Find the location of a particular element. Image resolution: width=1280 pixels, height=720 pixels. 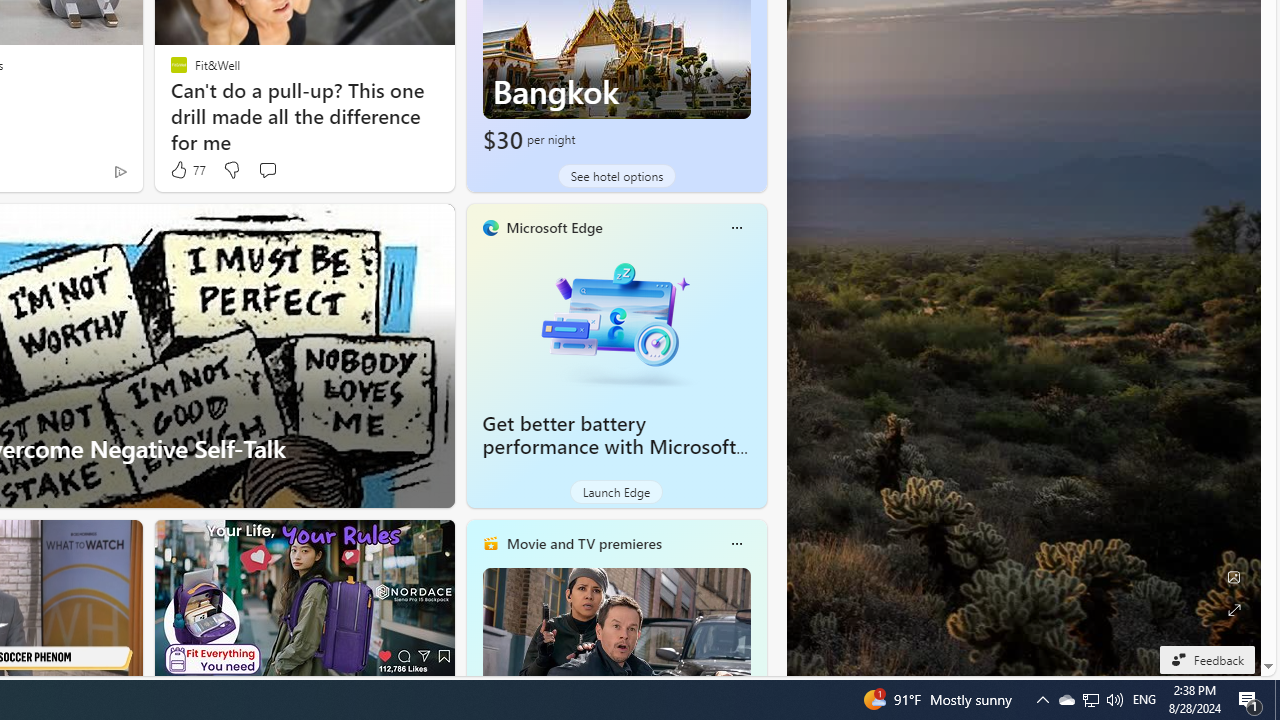

'Expand background' is located at coordinates (1232, 609).